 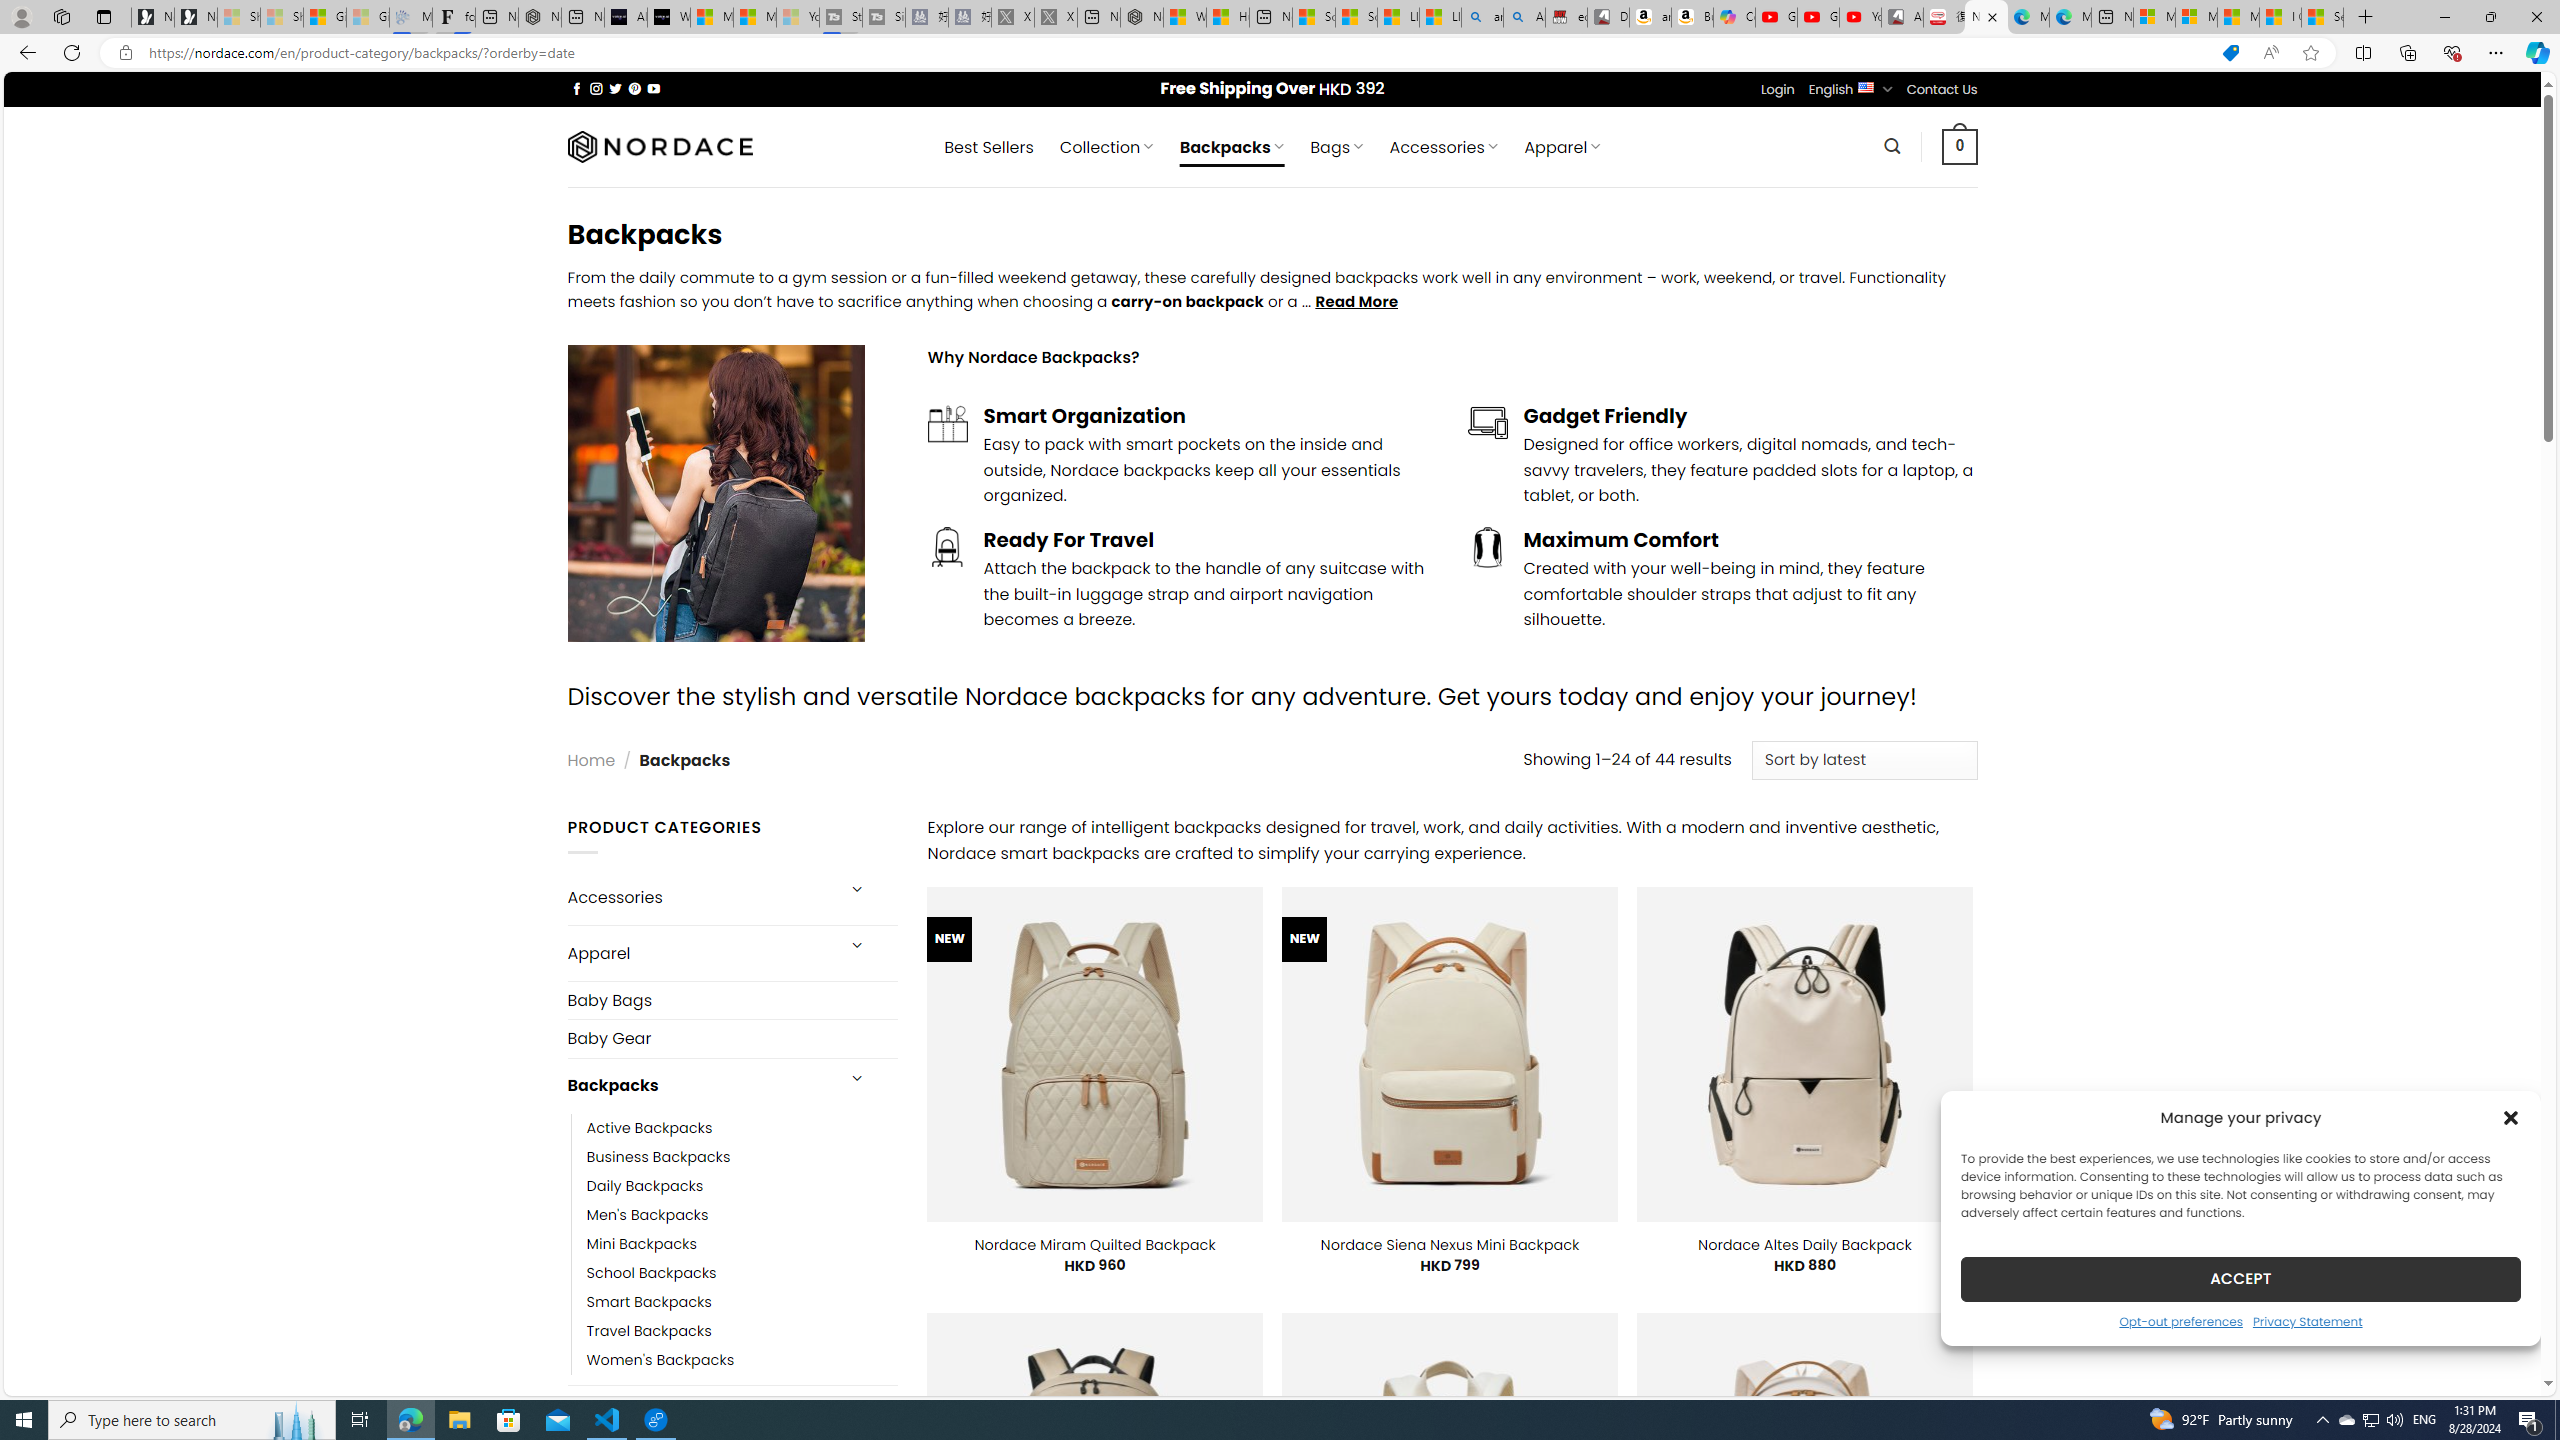 What do you see at coordinates (741, 1214) in the screenshot?
I see `'Men'` at bounding box center [741, 1214].